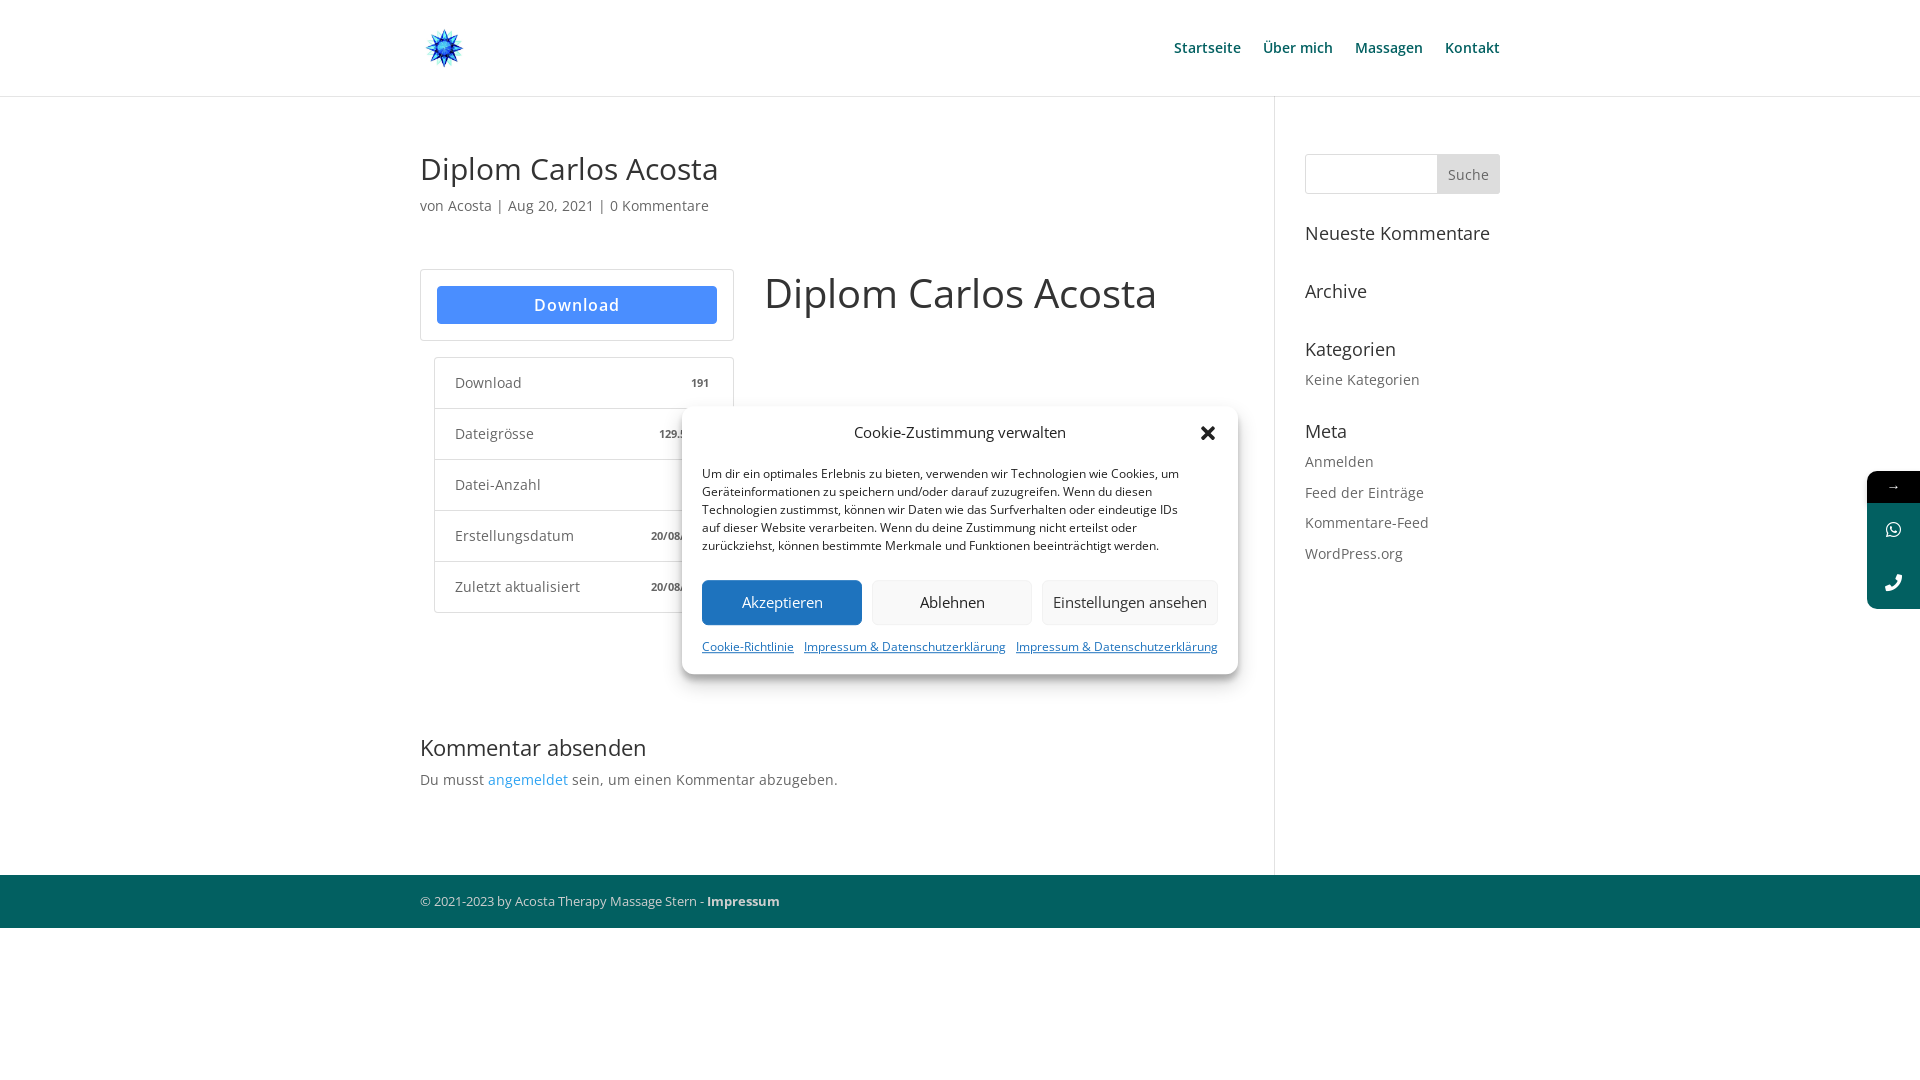 The height and width of the screenshot is (1080, 1920). Describe the element at coordinates (608, 205) in the screenshot. I see `'0 Kommentare'` at that location.